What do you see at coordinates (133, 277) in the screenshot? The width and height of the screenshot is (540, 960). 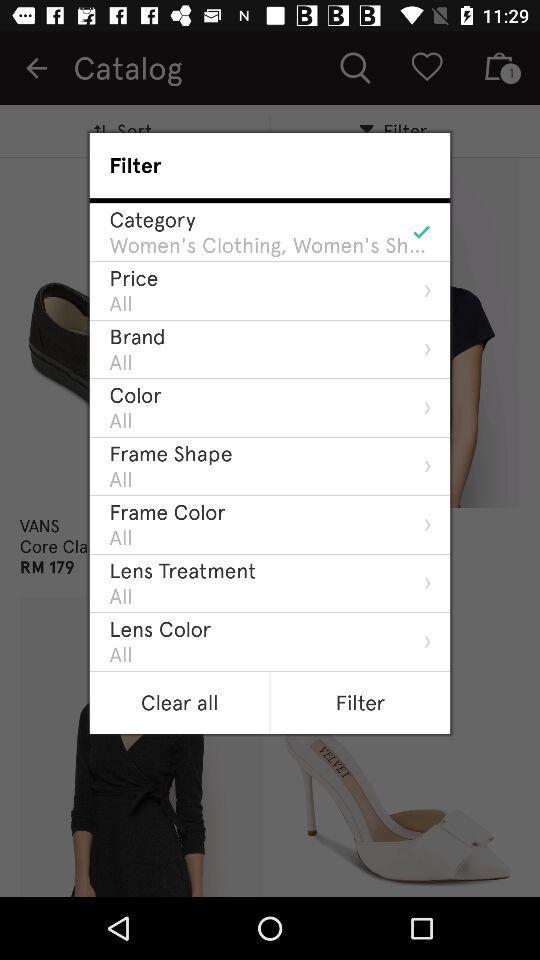 I see `the icon below women s clothing item` at bounding box center [133, 277].